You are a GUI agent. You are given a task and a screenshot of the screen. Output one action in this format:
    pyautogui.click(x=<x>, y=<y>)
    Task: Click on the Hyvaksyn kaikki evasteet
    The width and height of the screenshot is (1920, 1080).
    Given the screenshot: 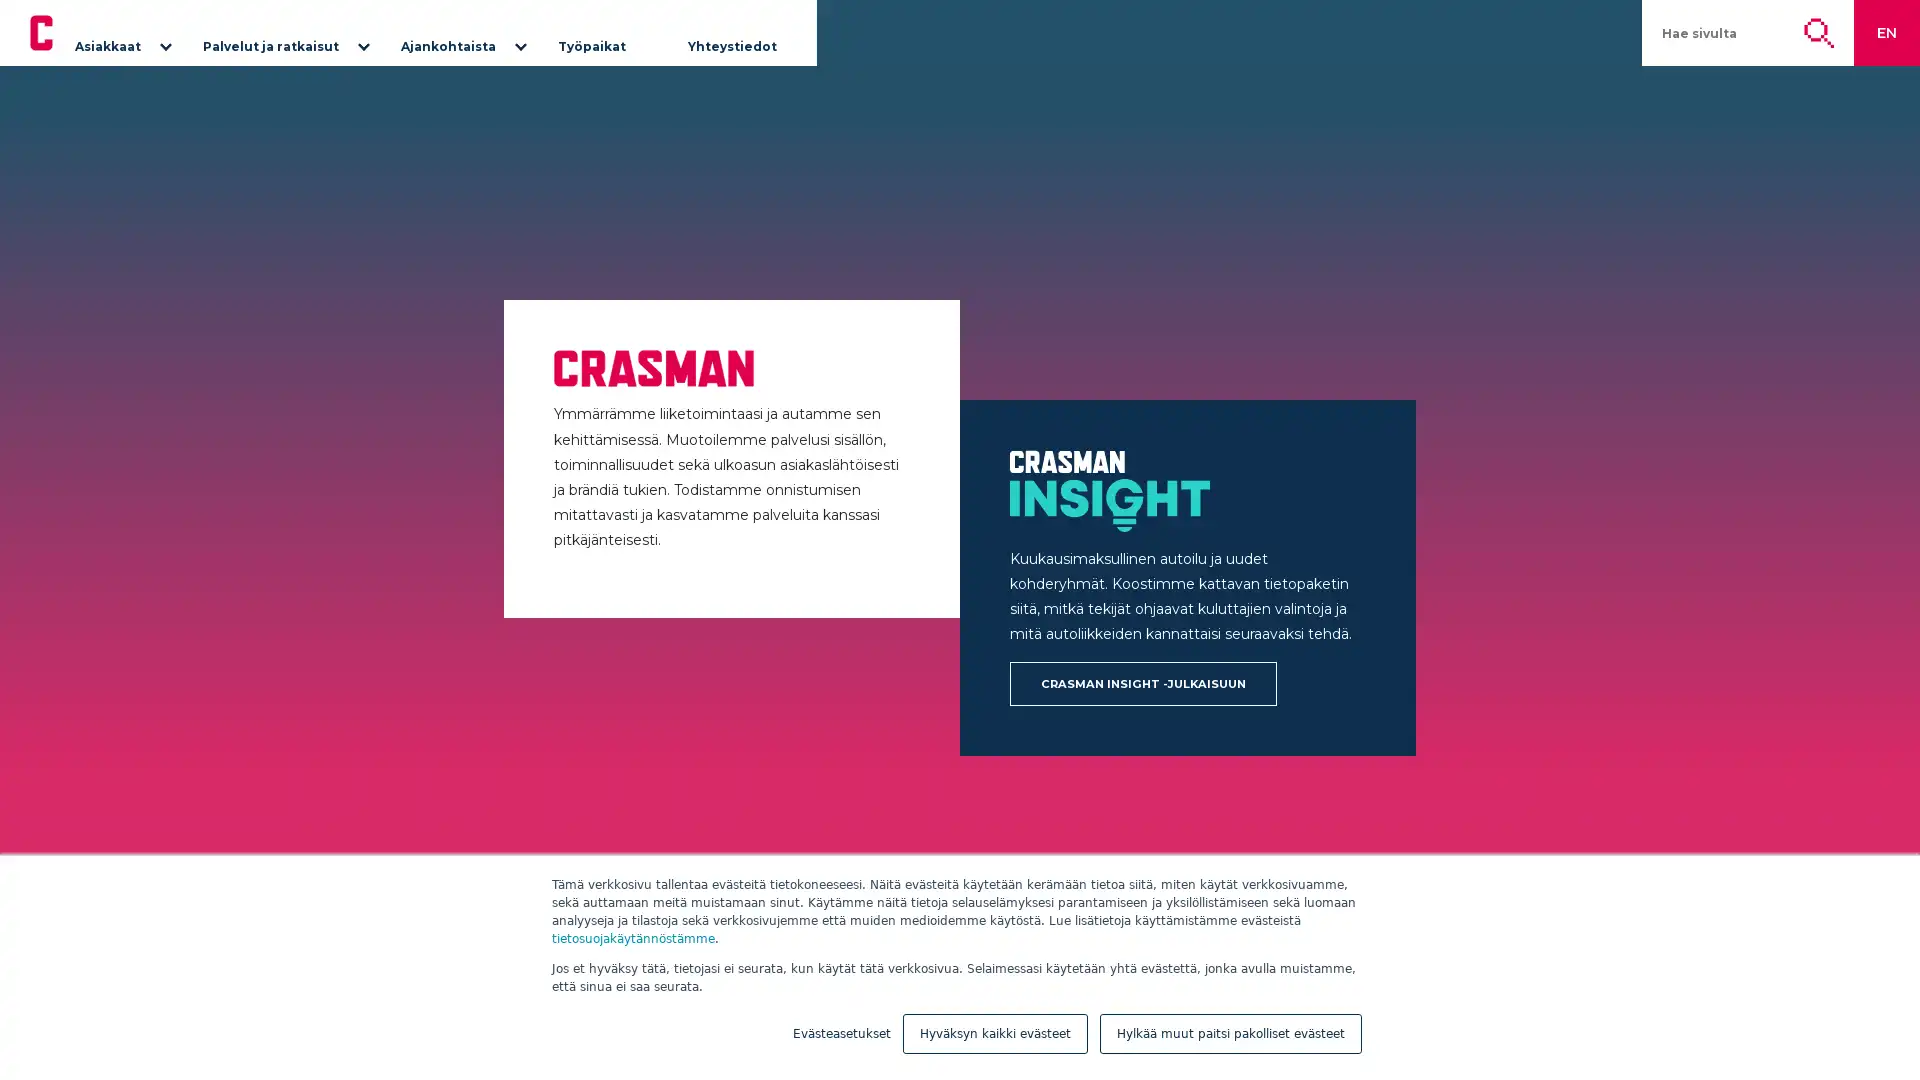 What is the action you would take?
    pyautogui.click(x=995, y=1033)
    